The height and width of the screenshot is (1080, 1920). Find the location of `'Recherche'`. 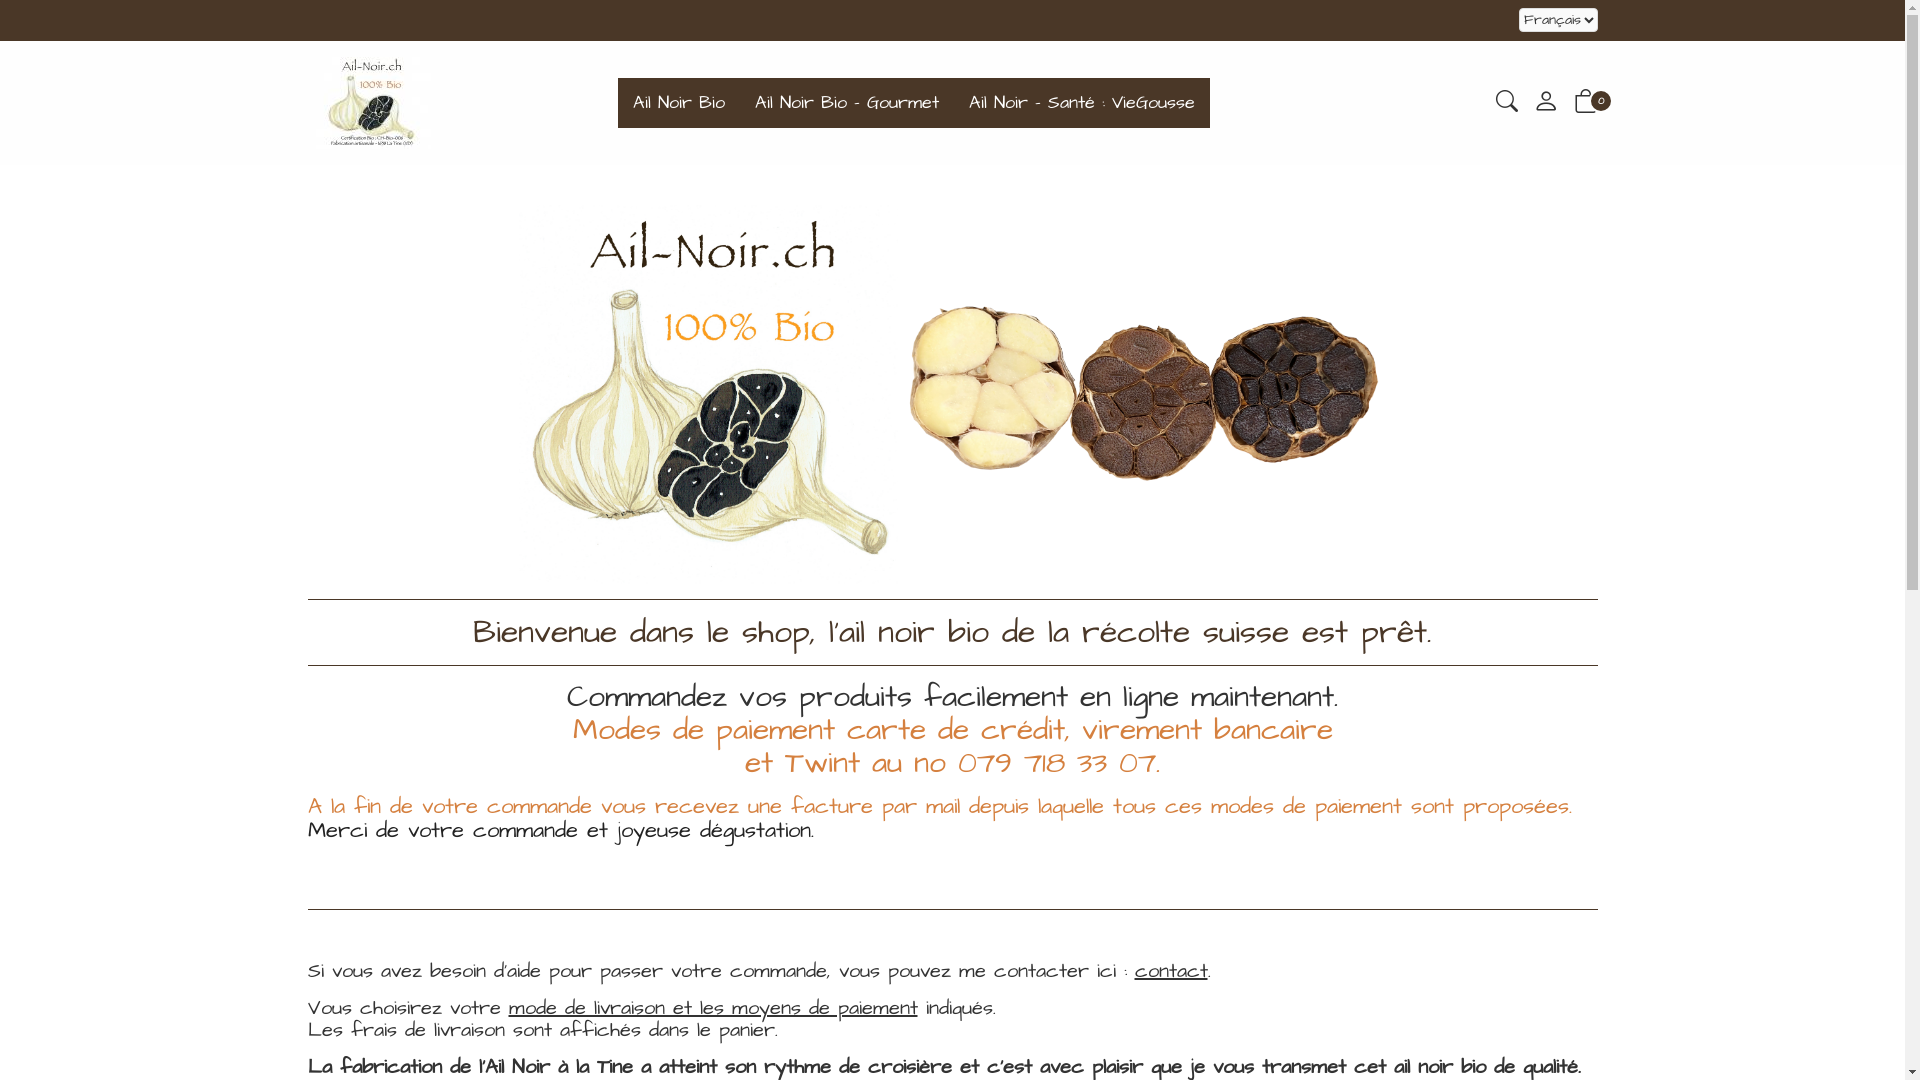

'Recherche' is located at coordinates (1507, 104).